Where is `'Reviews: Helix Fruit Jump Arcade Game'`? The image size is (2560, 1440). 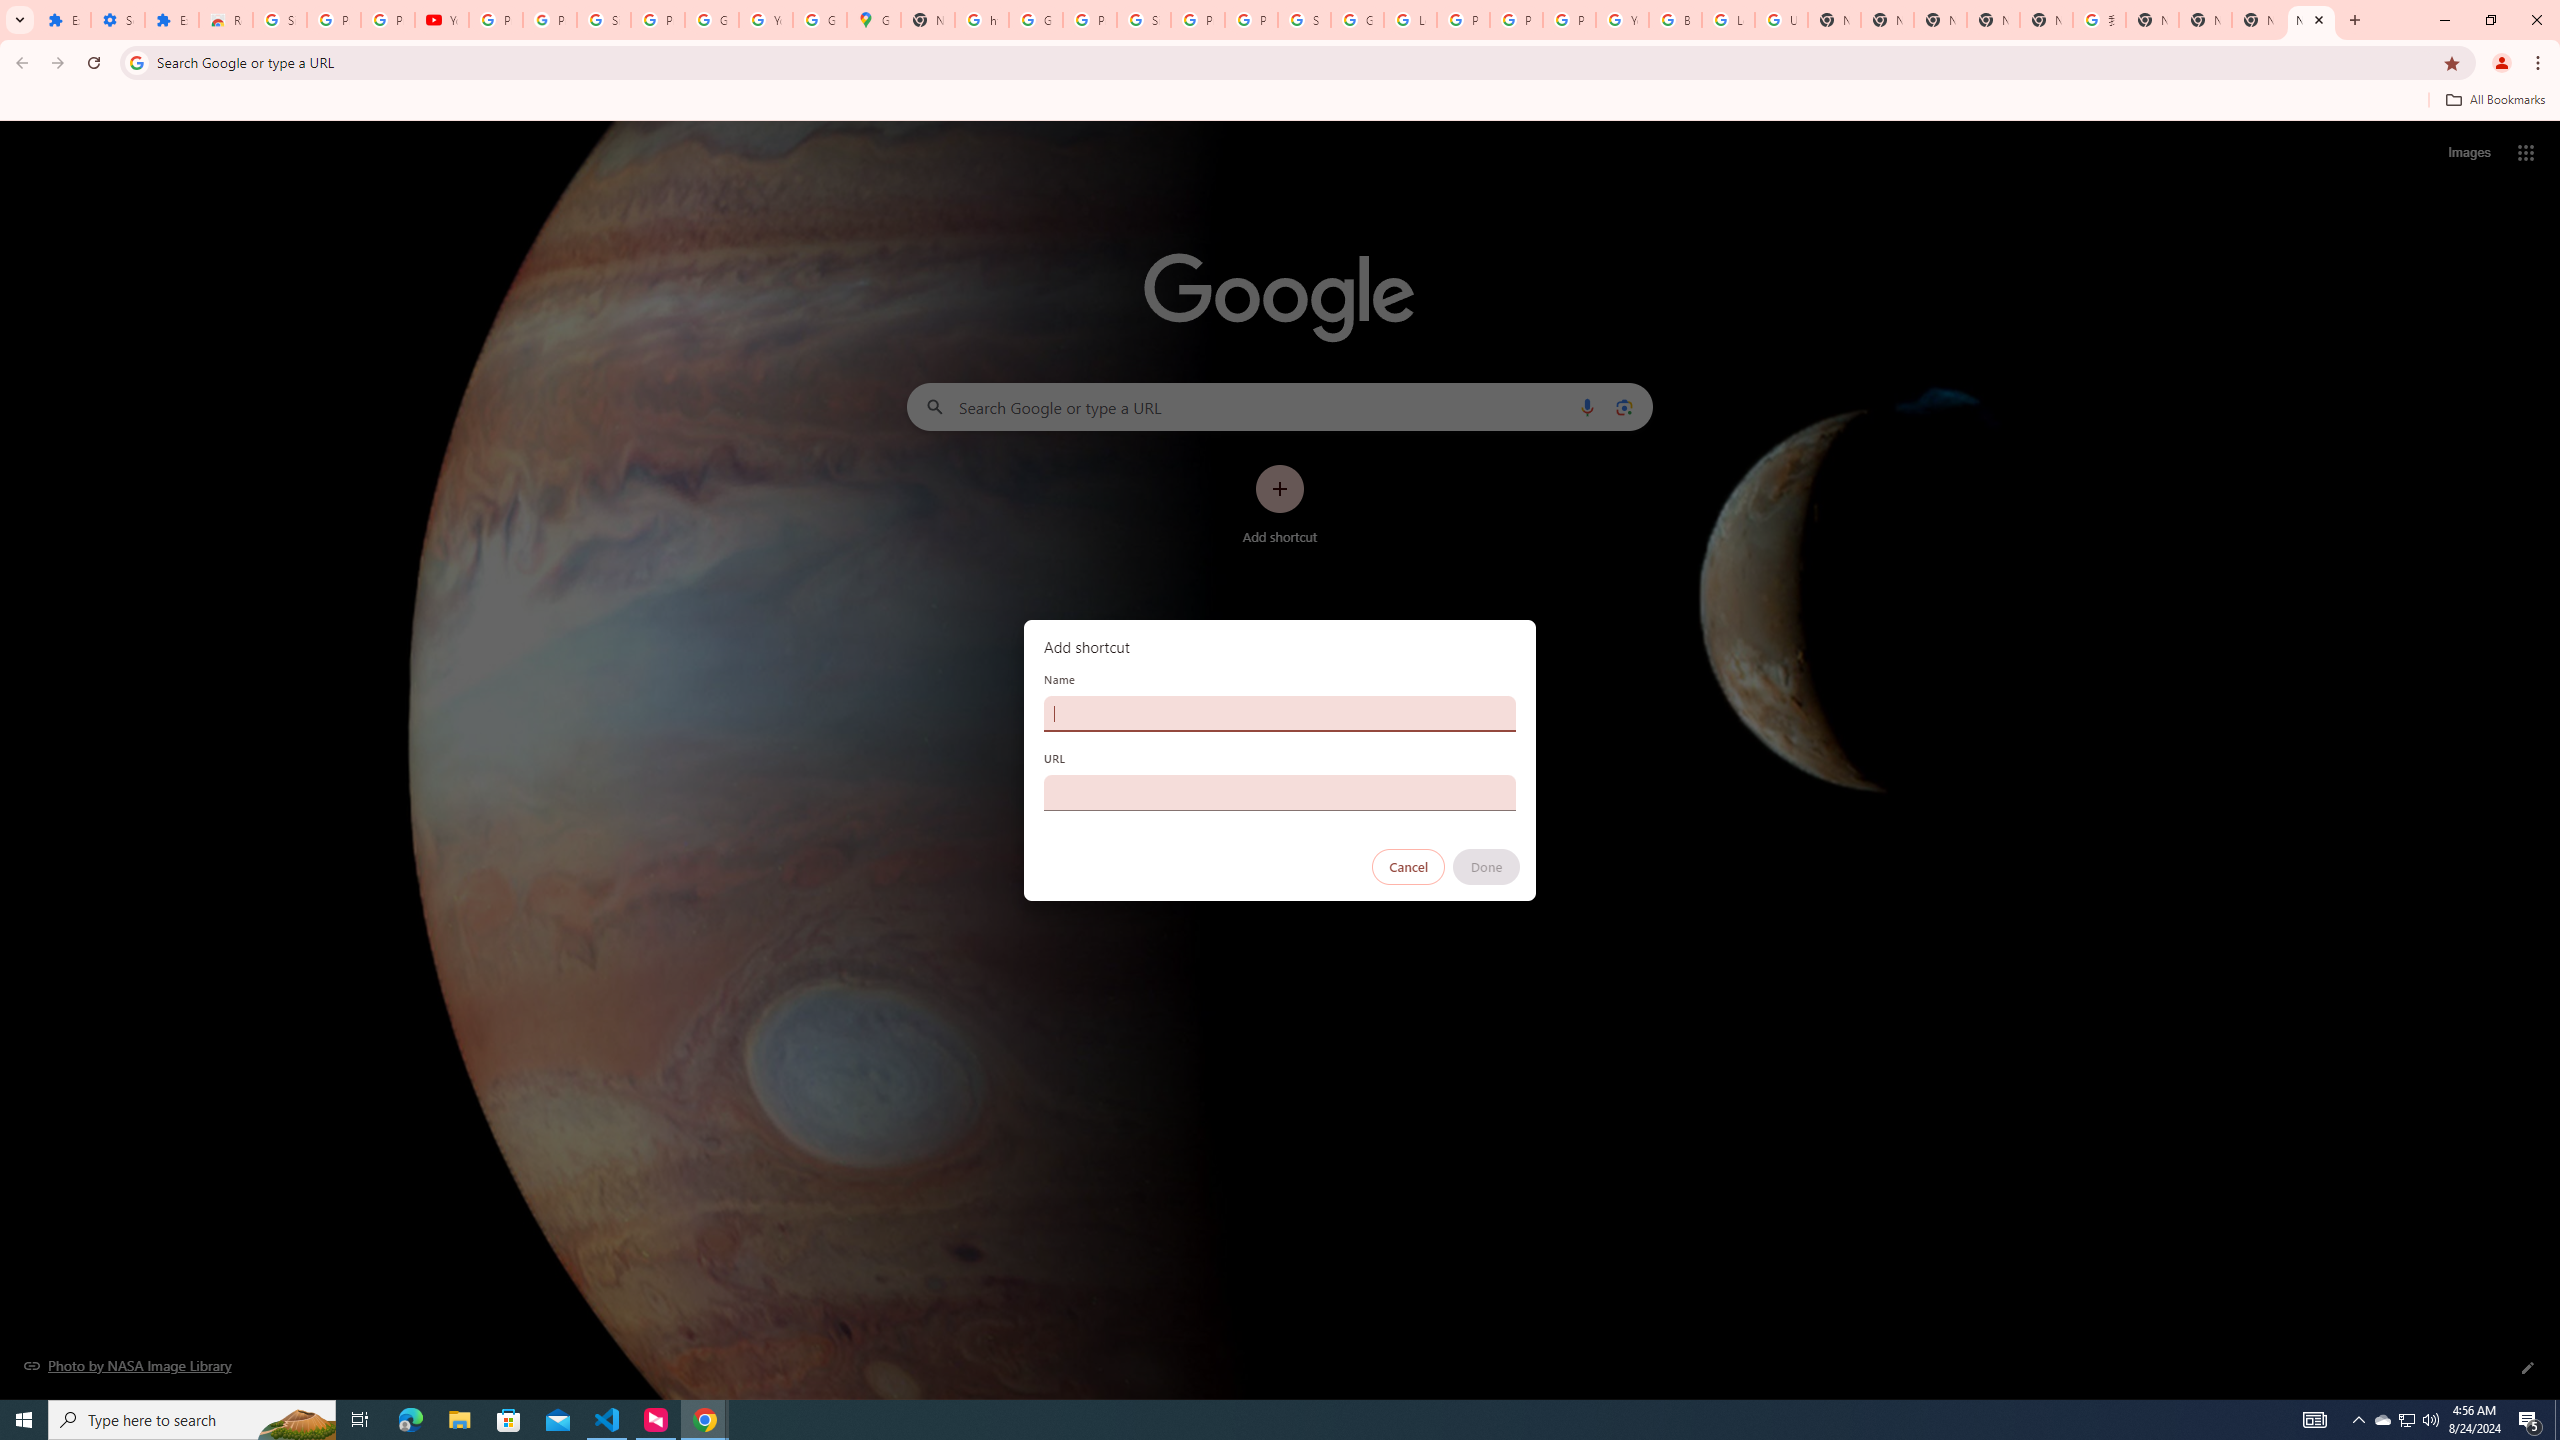 'Reviews: Helix Fruit Jump Arcade Game' is located at coordinates (224, 19).